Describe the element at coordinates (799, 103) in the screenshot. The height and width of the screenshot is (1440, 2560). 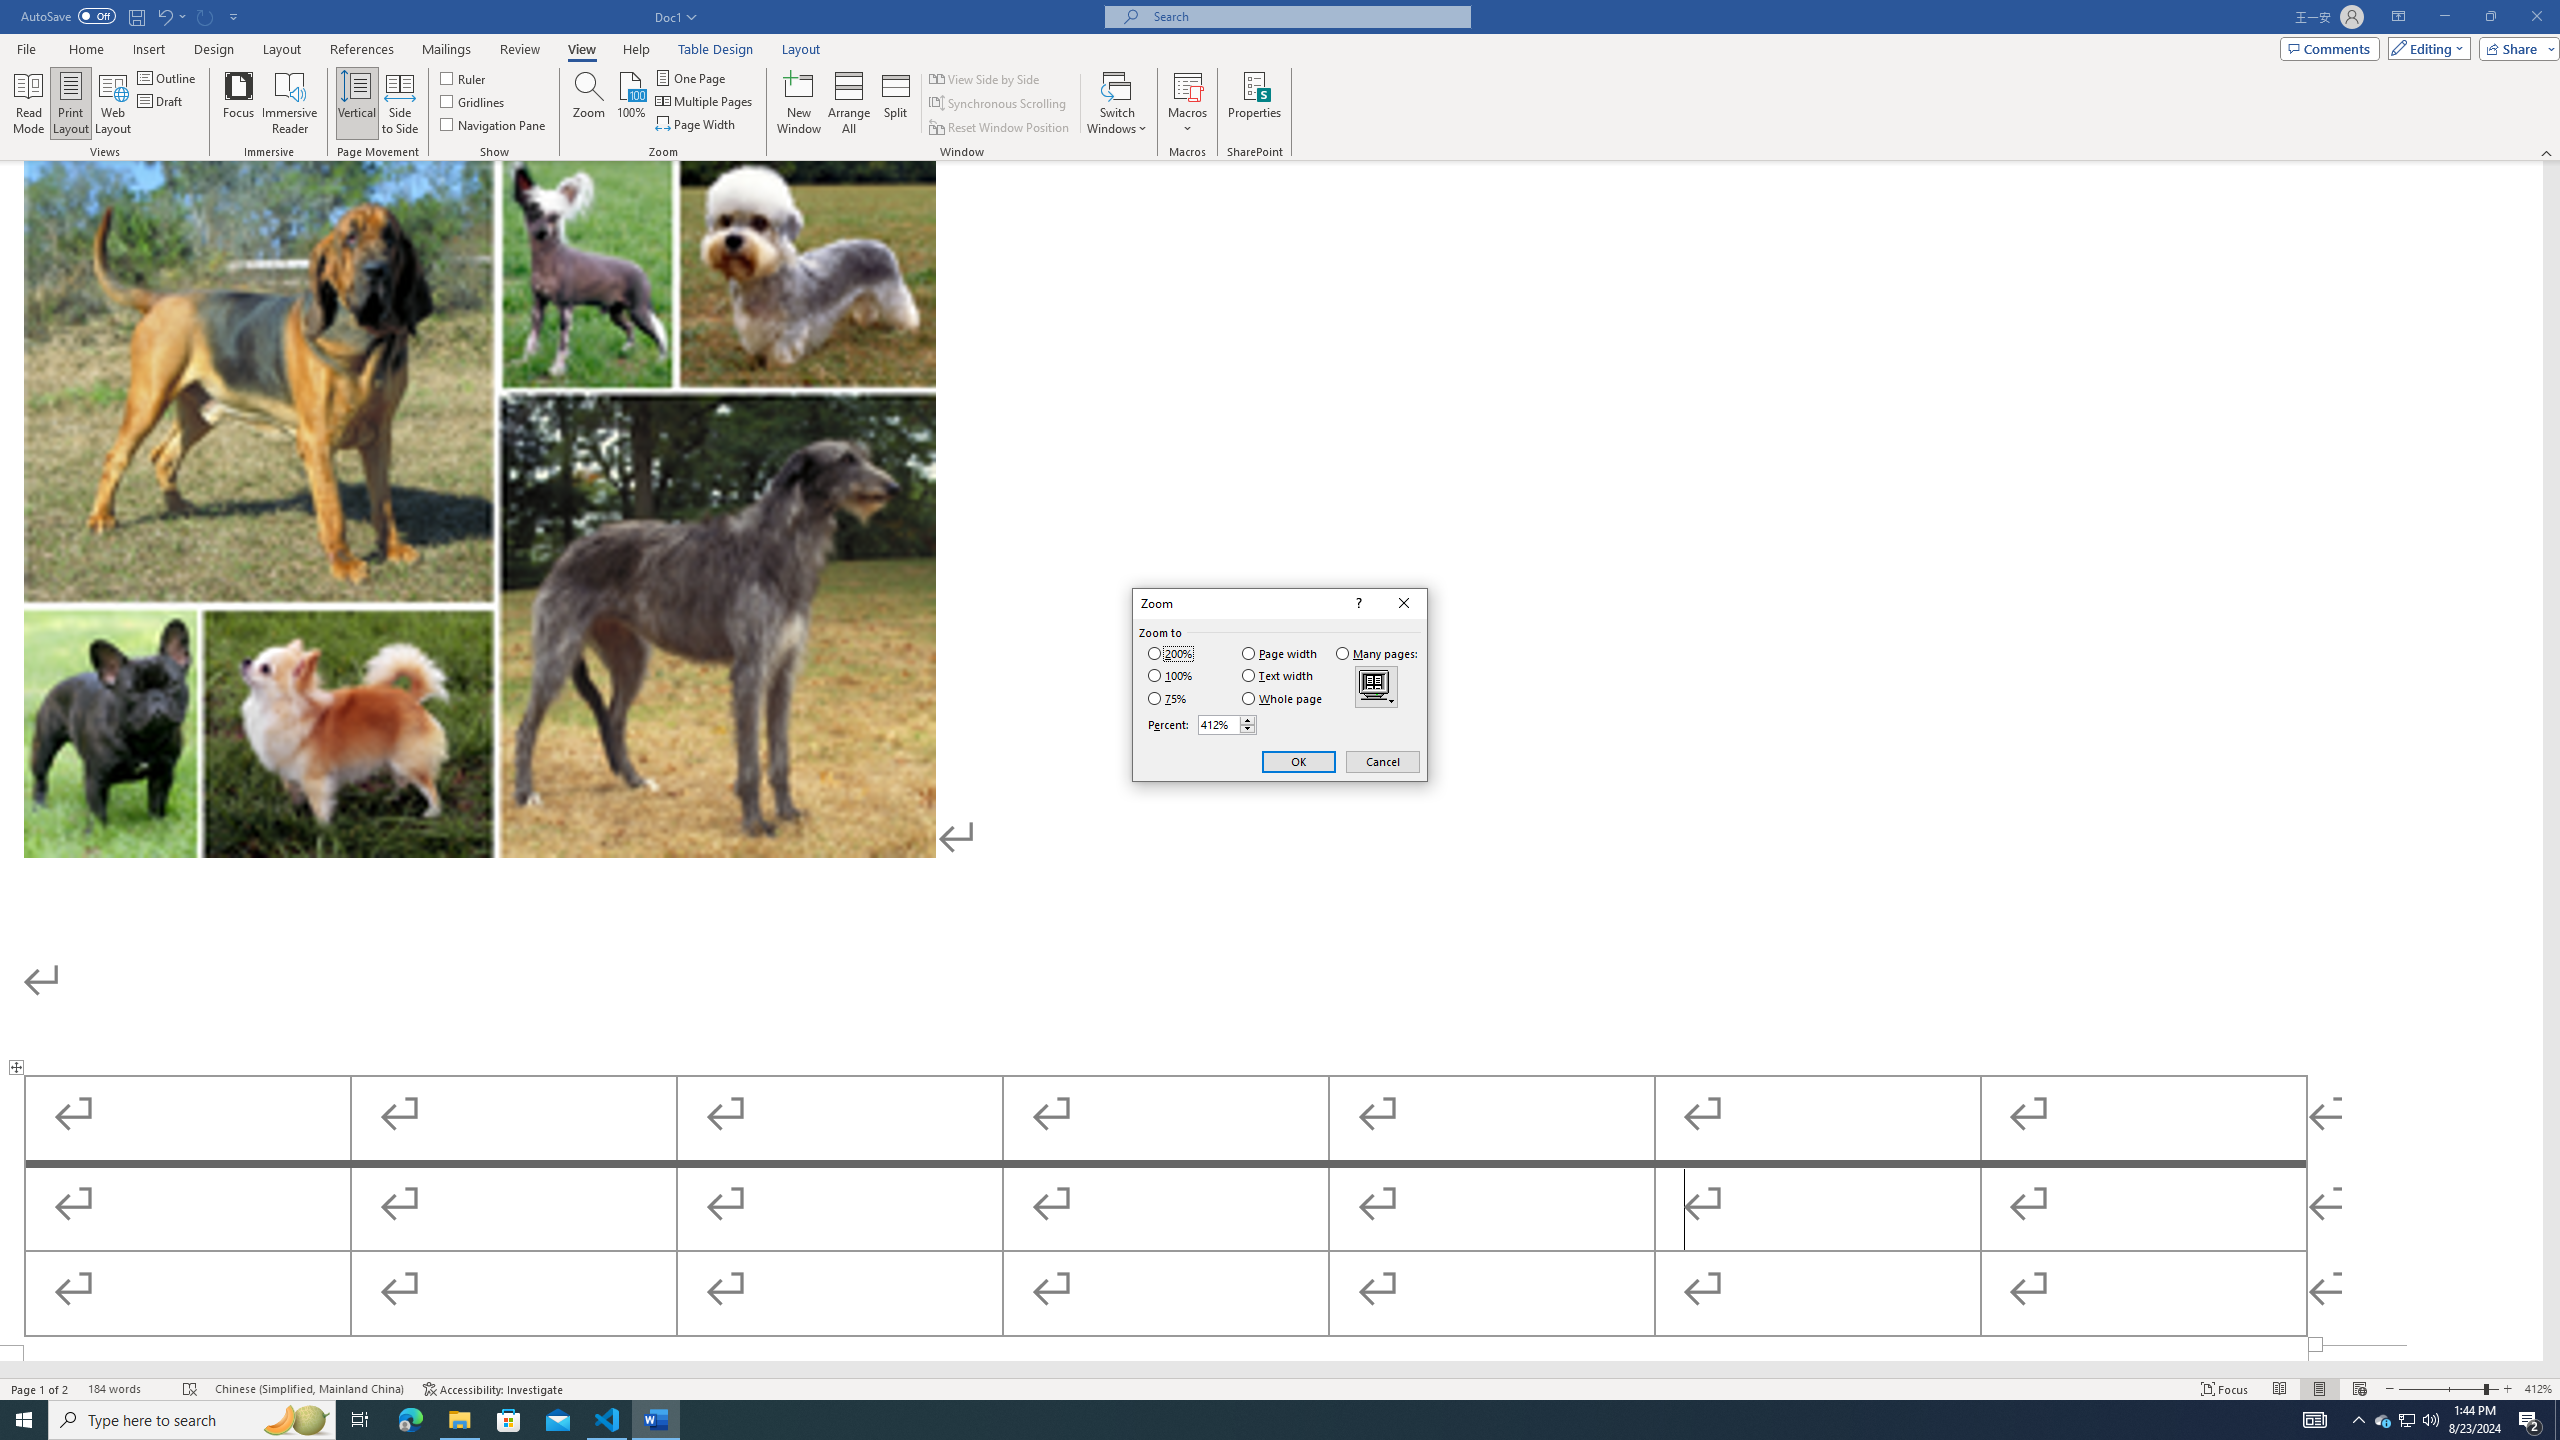
I see `'New Window'` at that location.